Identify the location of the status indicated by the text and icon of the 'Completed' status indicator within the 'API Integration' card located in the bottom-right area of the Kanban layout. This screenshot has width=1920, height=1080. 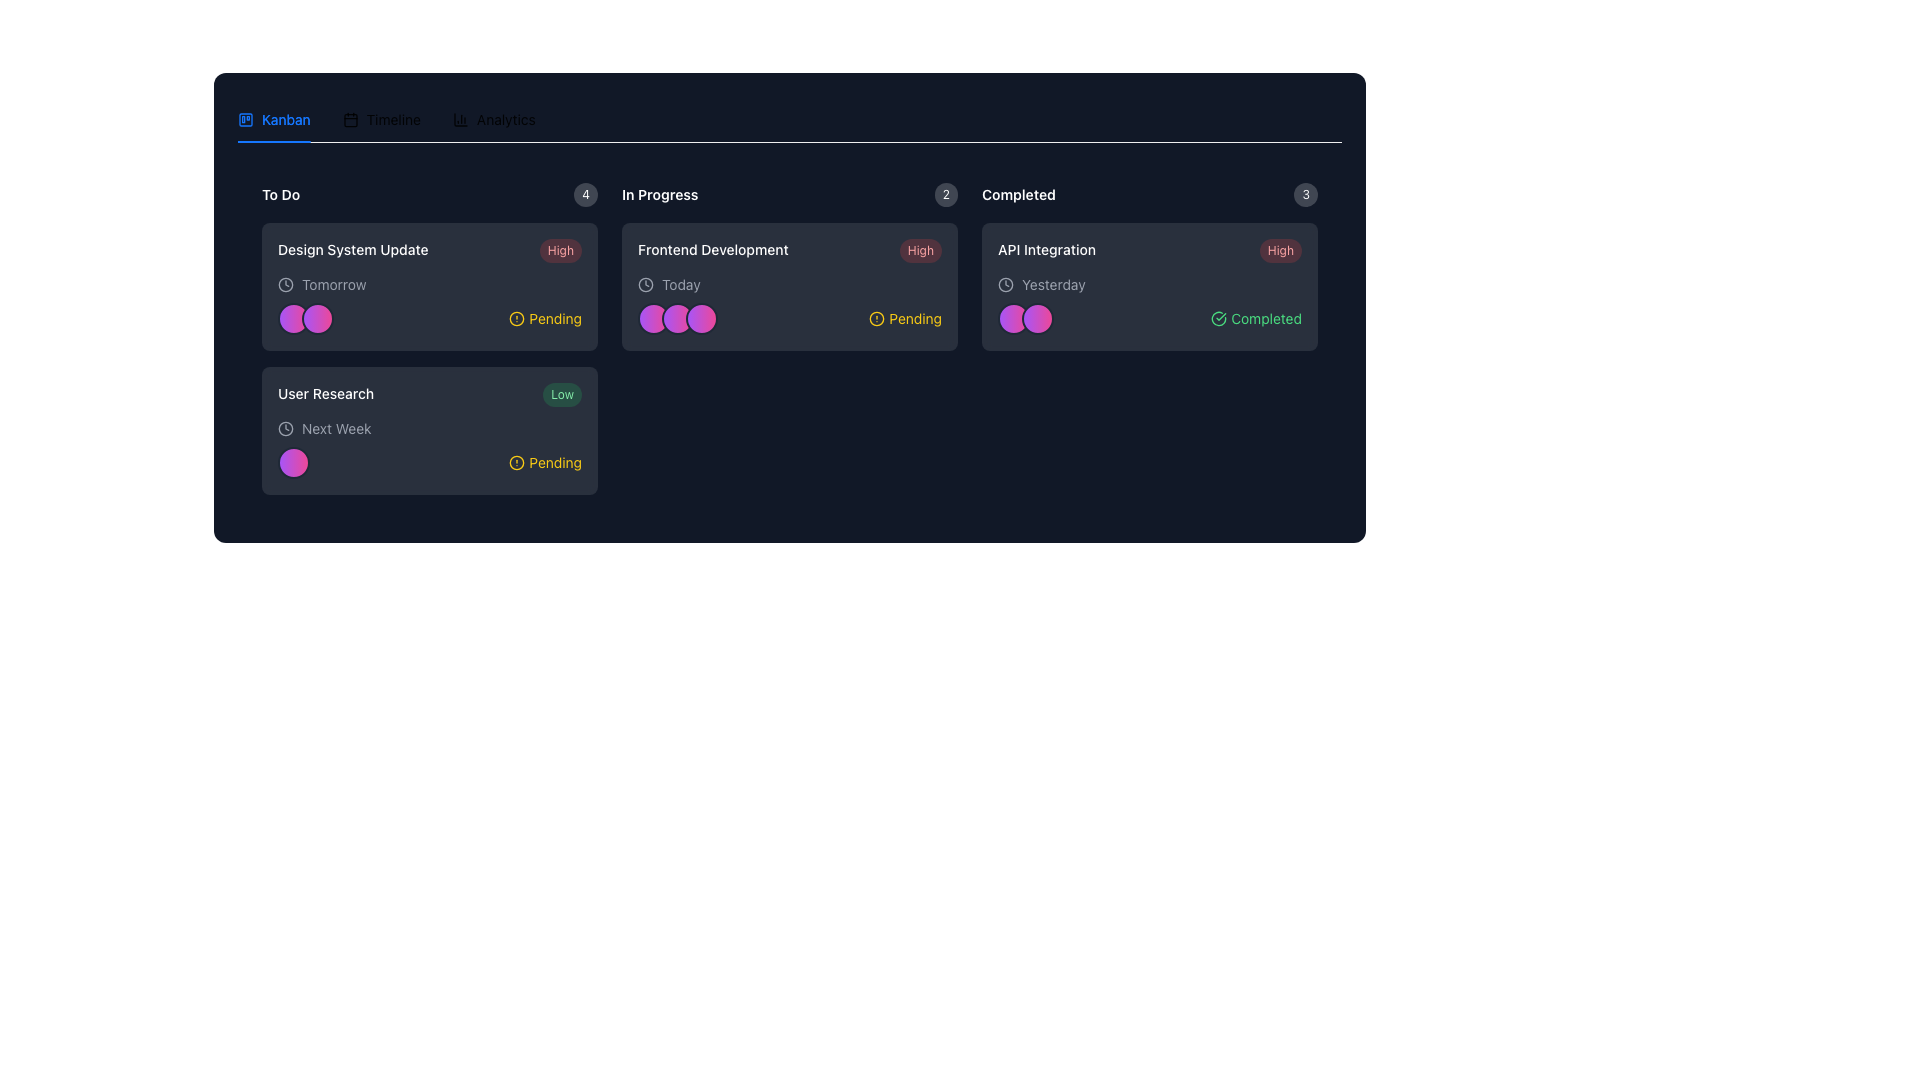
(1150, 318).